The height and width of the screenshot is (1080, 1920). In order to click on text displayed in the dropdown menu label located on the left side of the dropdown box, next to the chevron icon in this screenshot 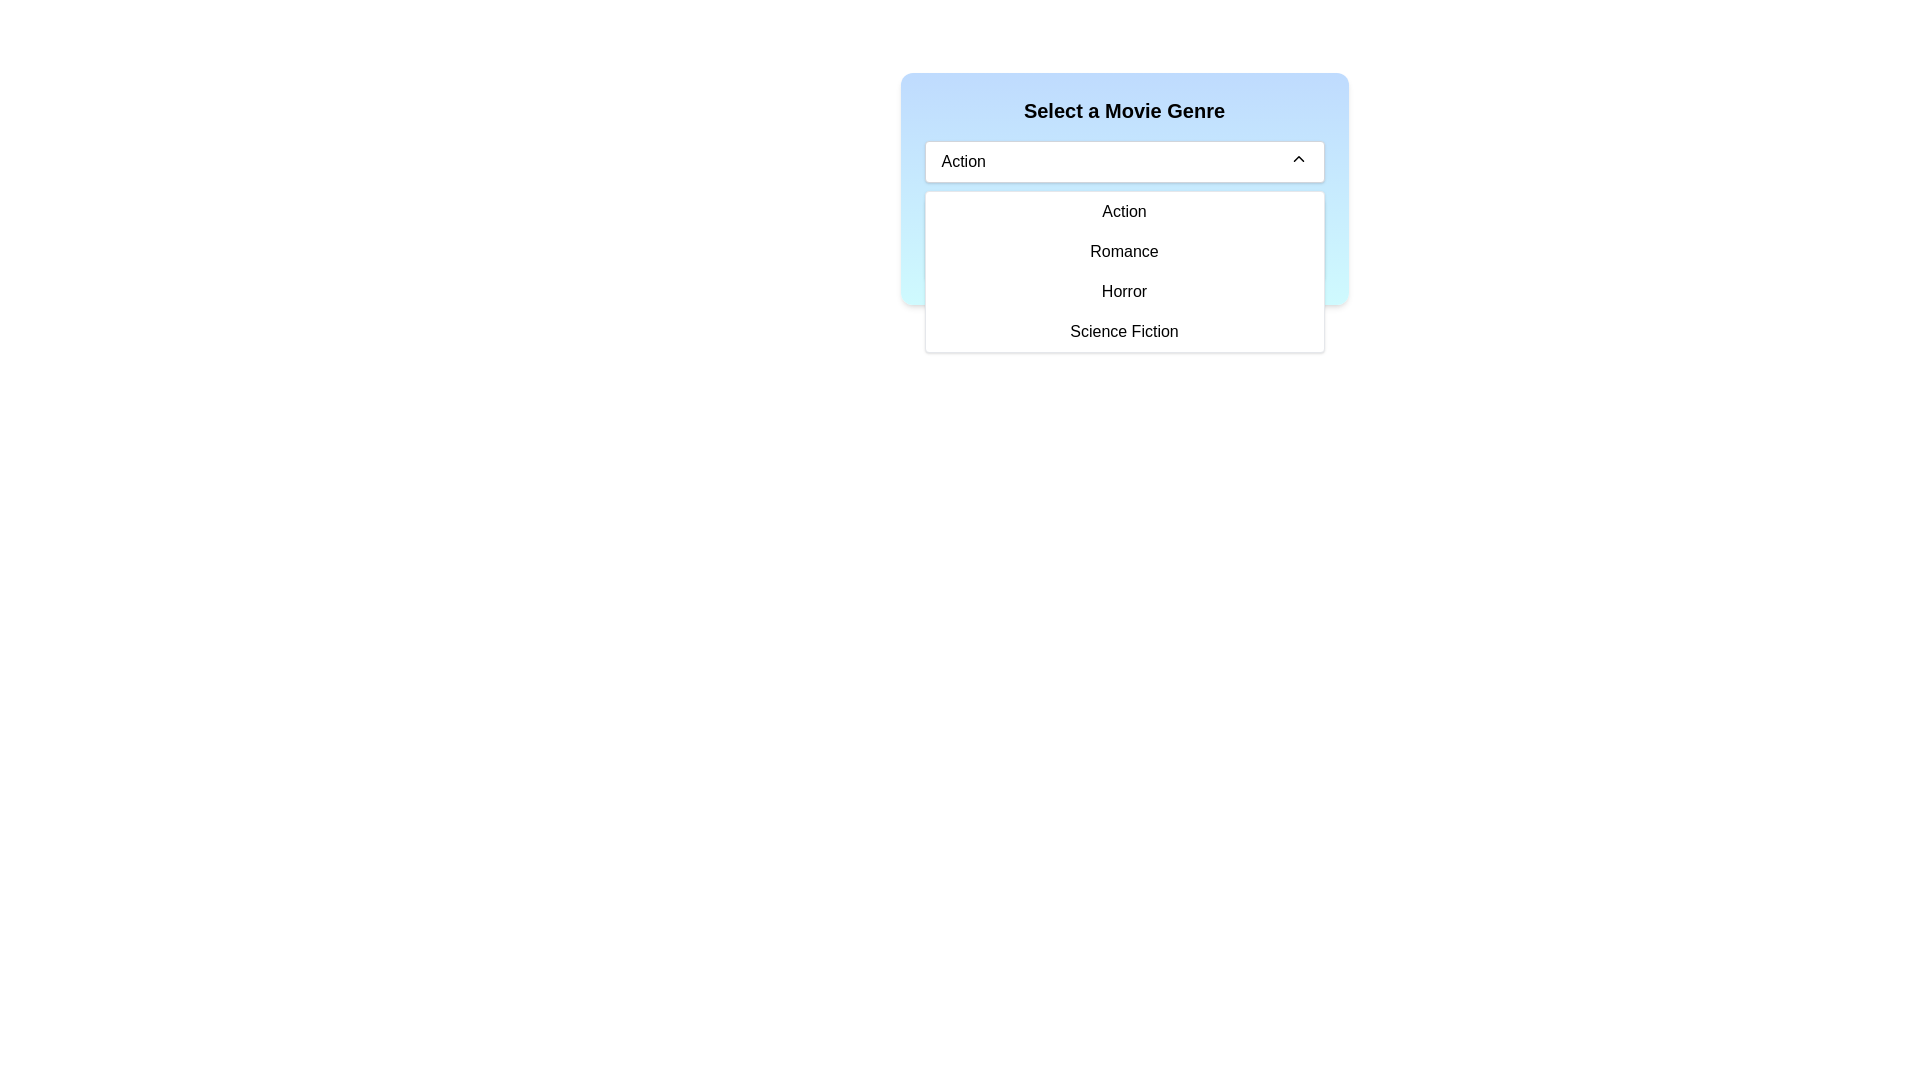, I will do `click(963, 161)`.